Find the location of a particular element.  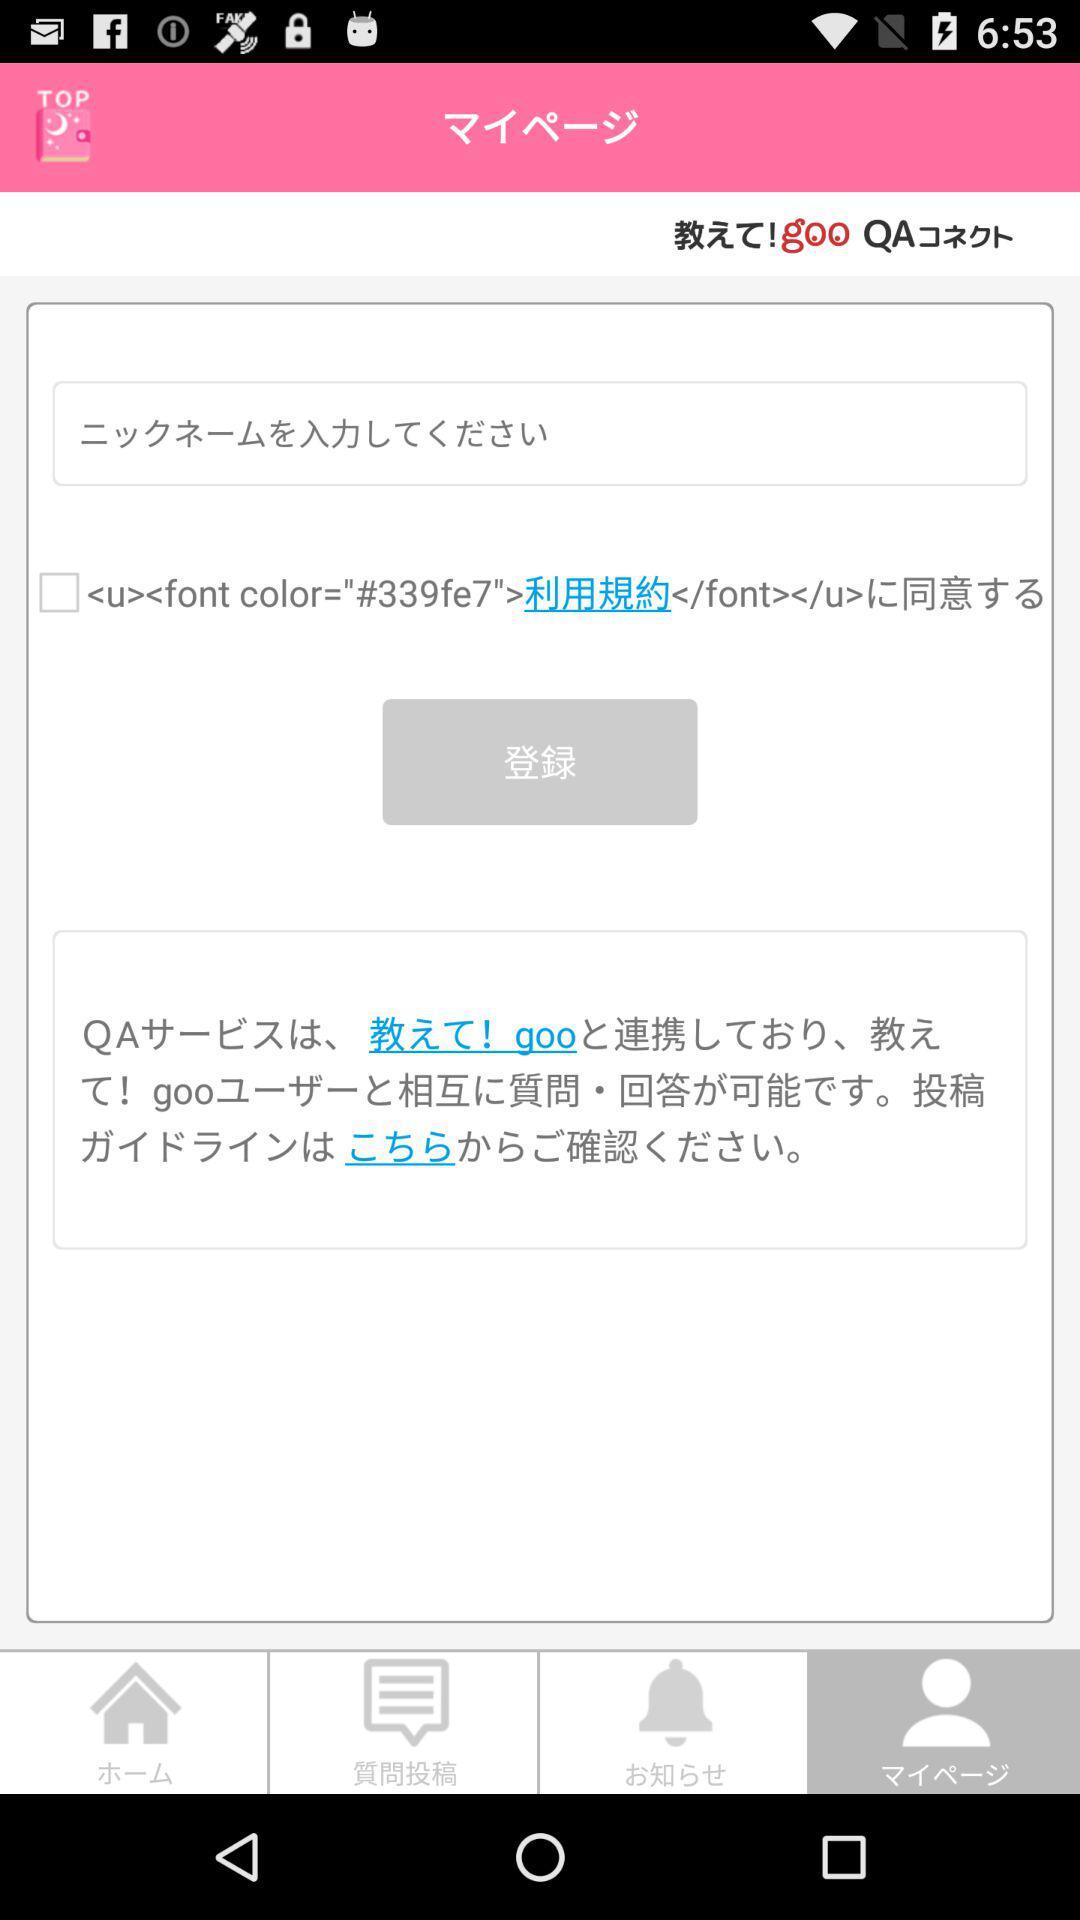

the icon to the left of the u font color is located at coordinates (58, 591).